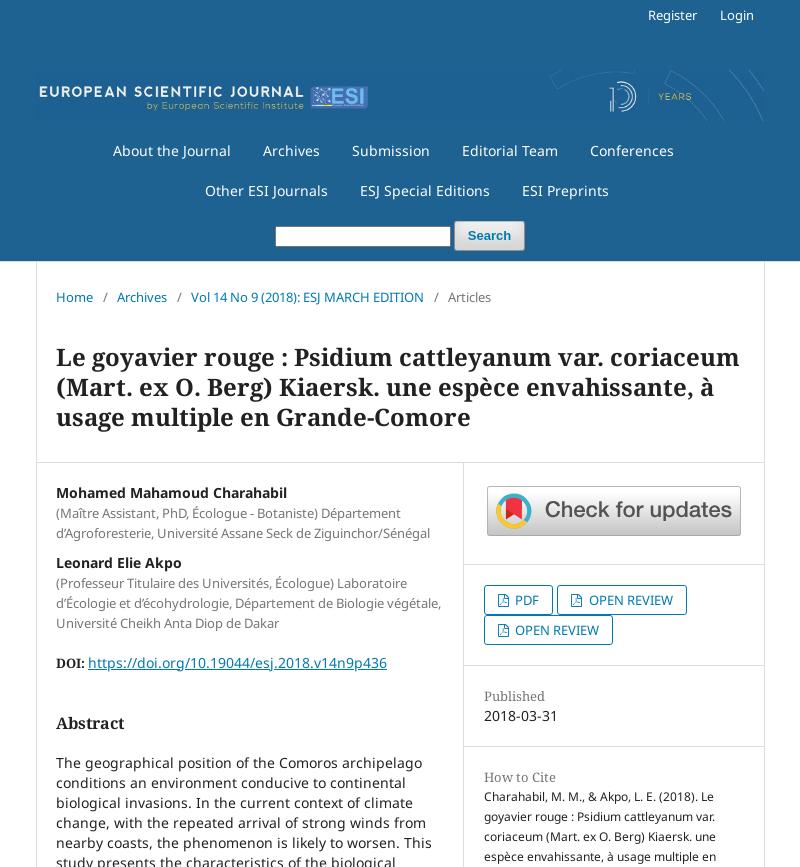  What do you see at coordinates (469, 295) in the screenshot?
I see `'Articles'` at bounding box center [469, 295].